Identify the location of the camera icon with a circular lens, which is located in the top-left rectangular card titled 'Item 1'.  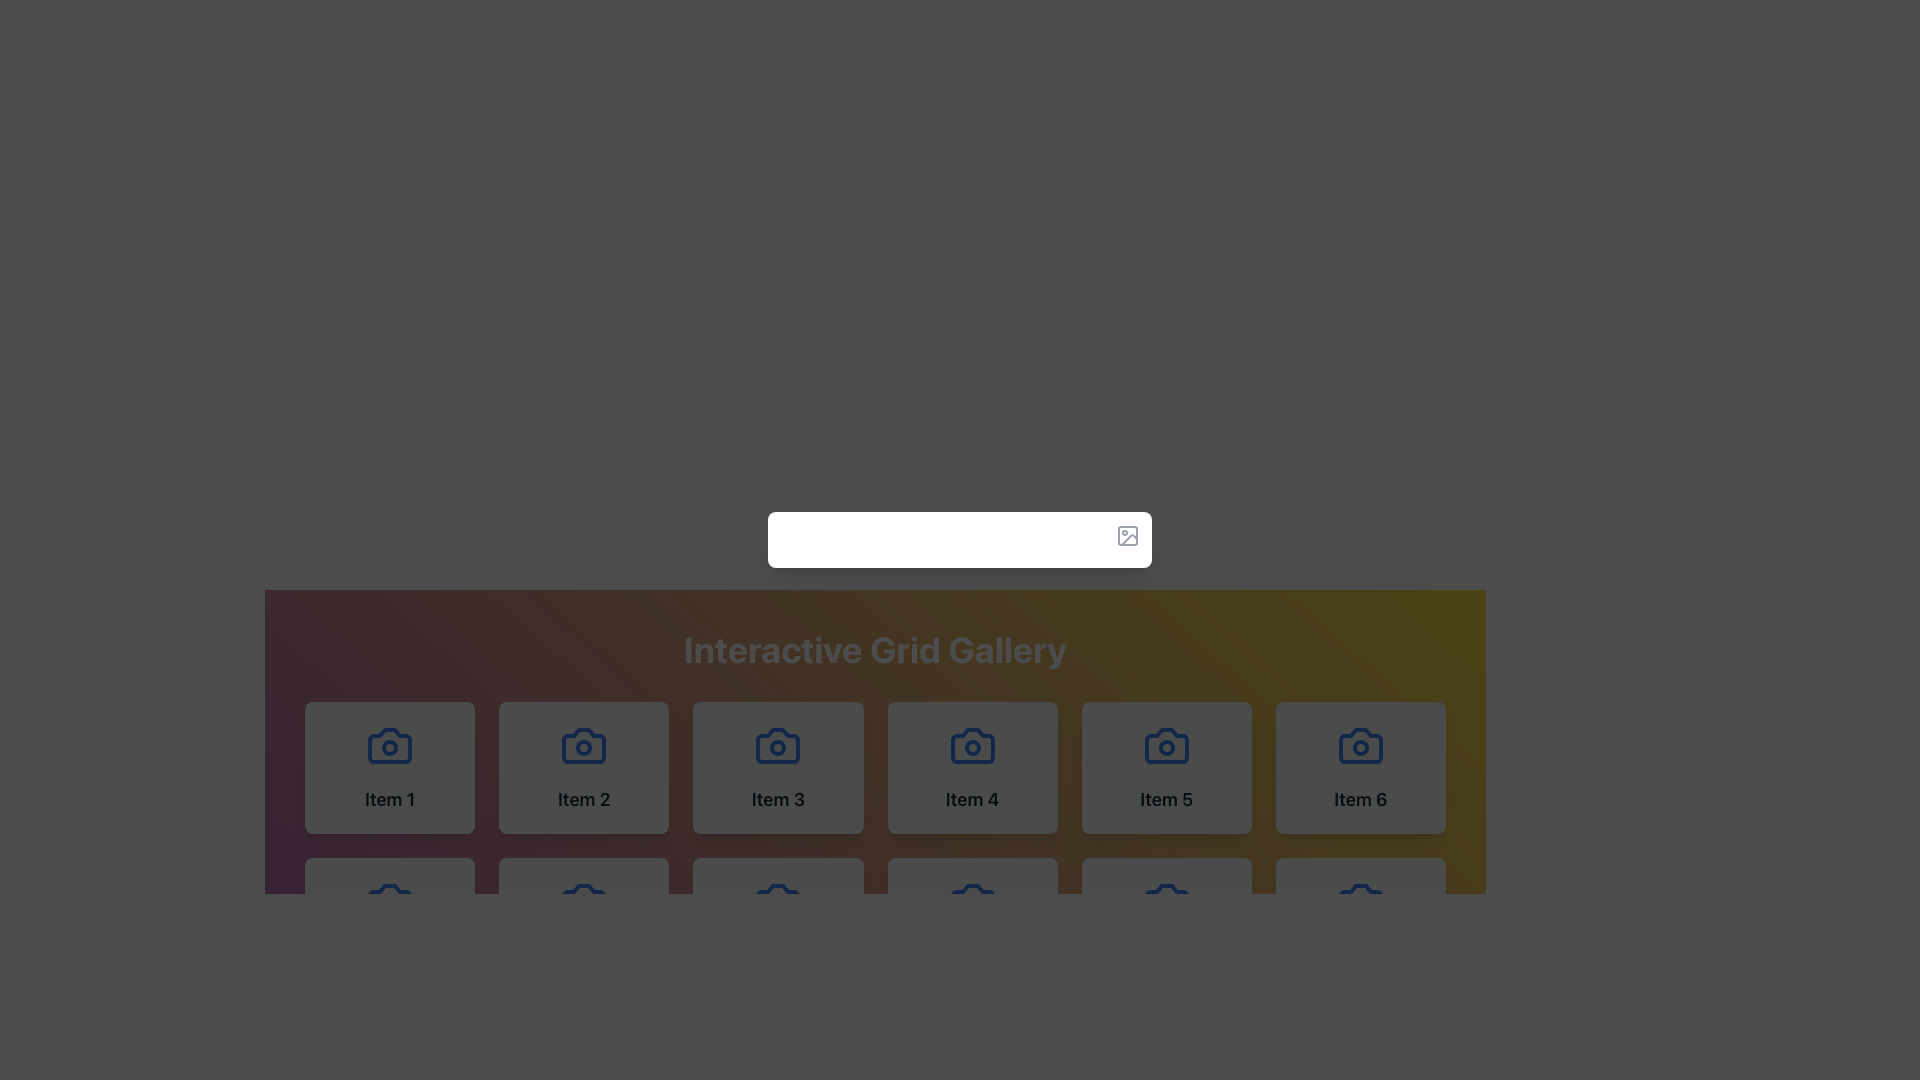
(390, 745).